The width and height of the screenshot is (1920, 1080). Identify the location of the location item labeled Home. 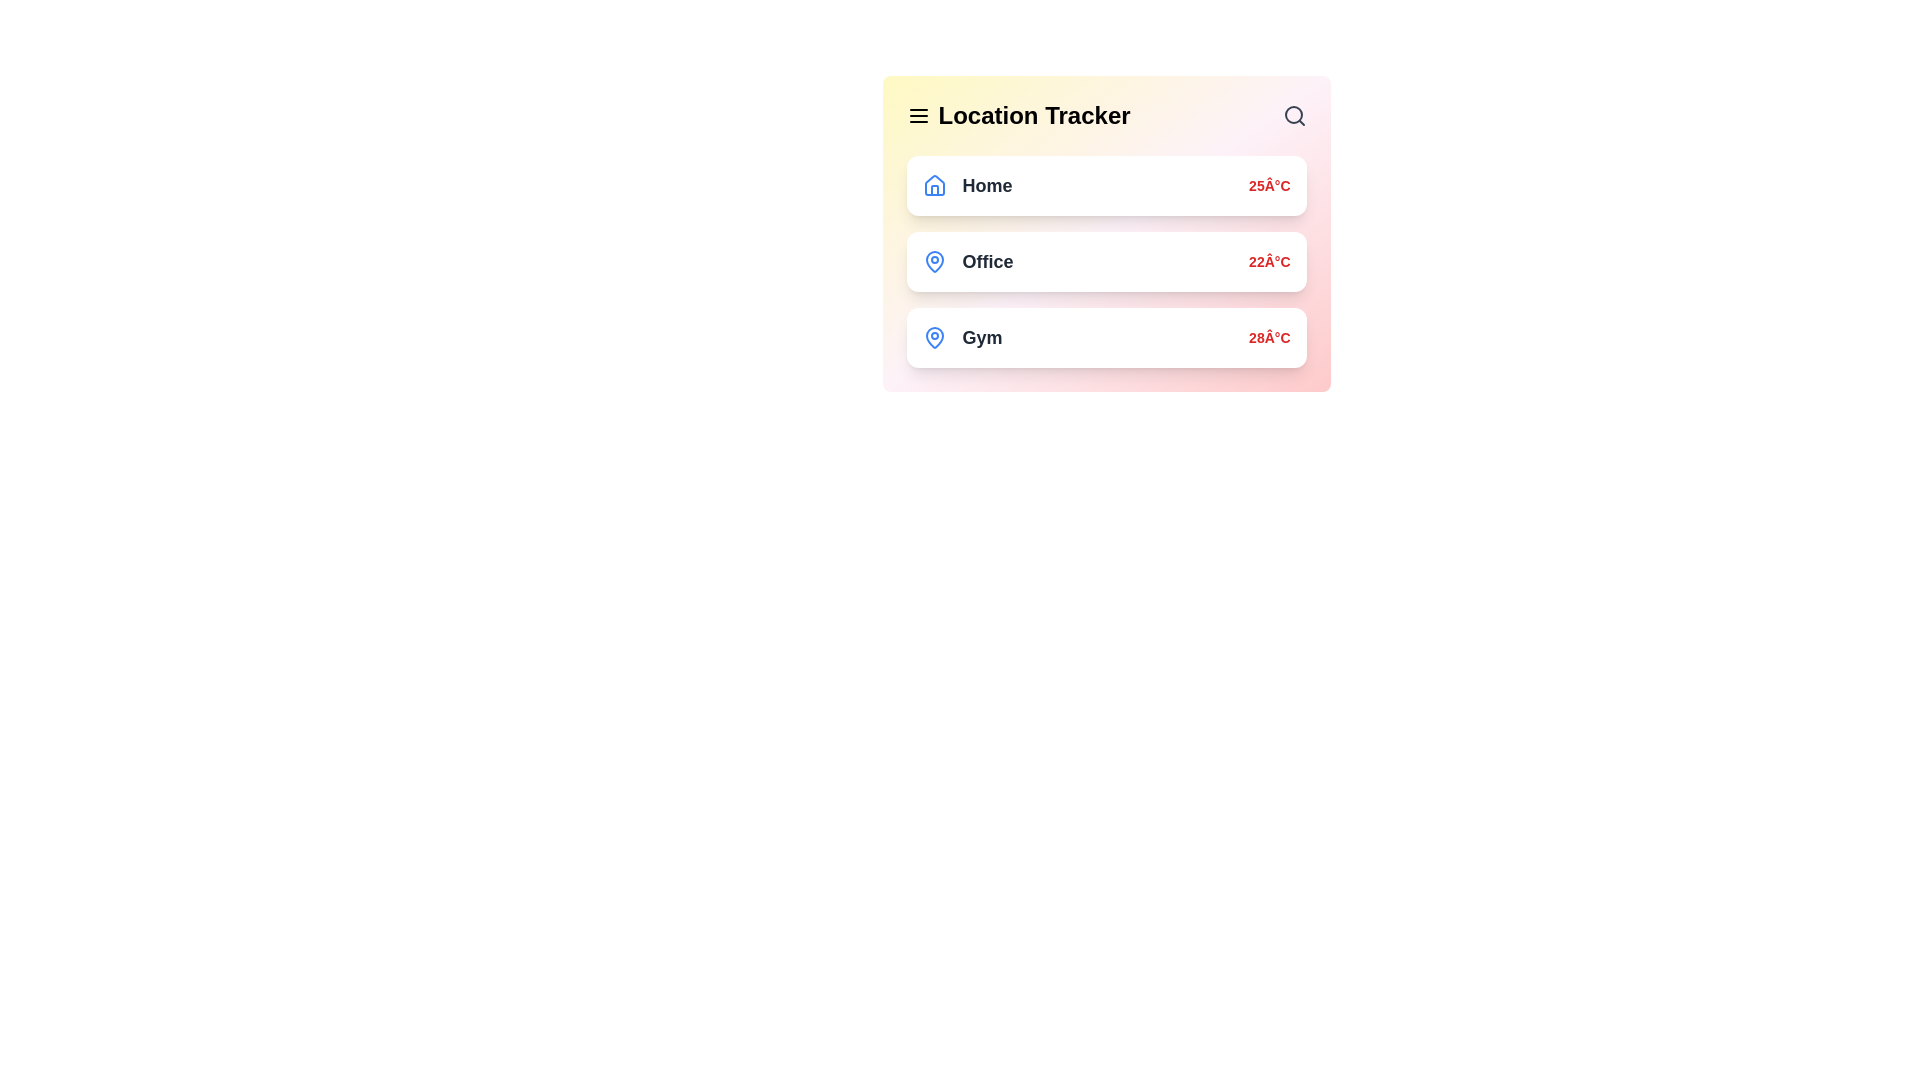
(1105, 185).